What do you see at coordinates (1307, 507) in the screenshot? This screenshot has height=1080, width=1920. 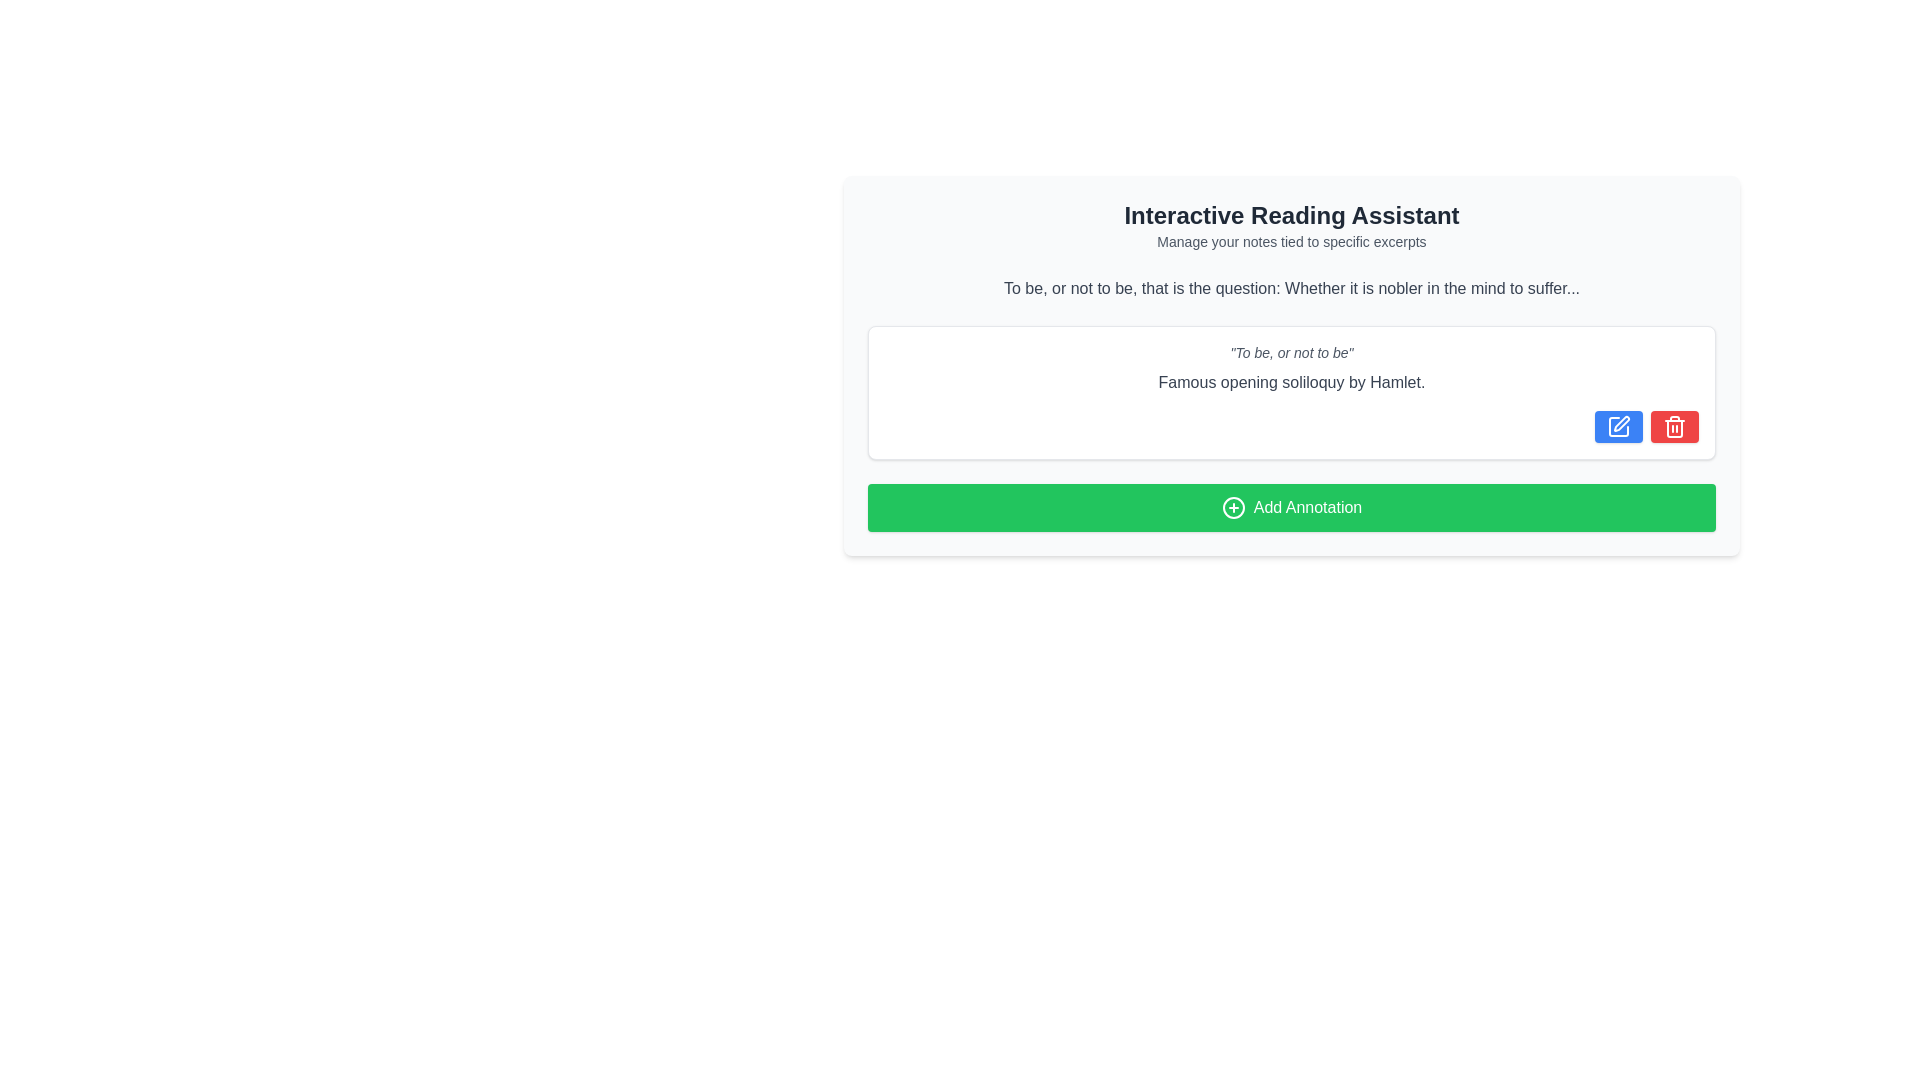 I see `the 'Add Annotation' text label located within the green button to trigger tooltips or visual feedback` at bounding box center [1307, 507].